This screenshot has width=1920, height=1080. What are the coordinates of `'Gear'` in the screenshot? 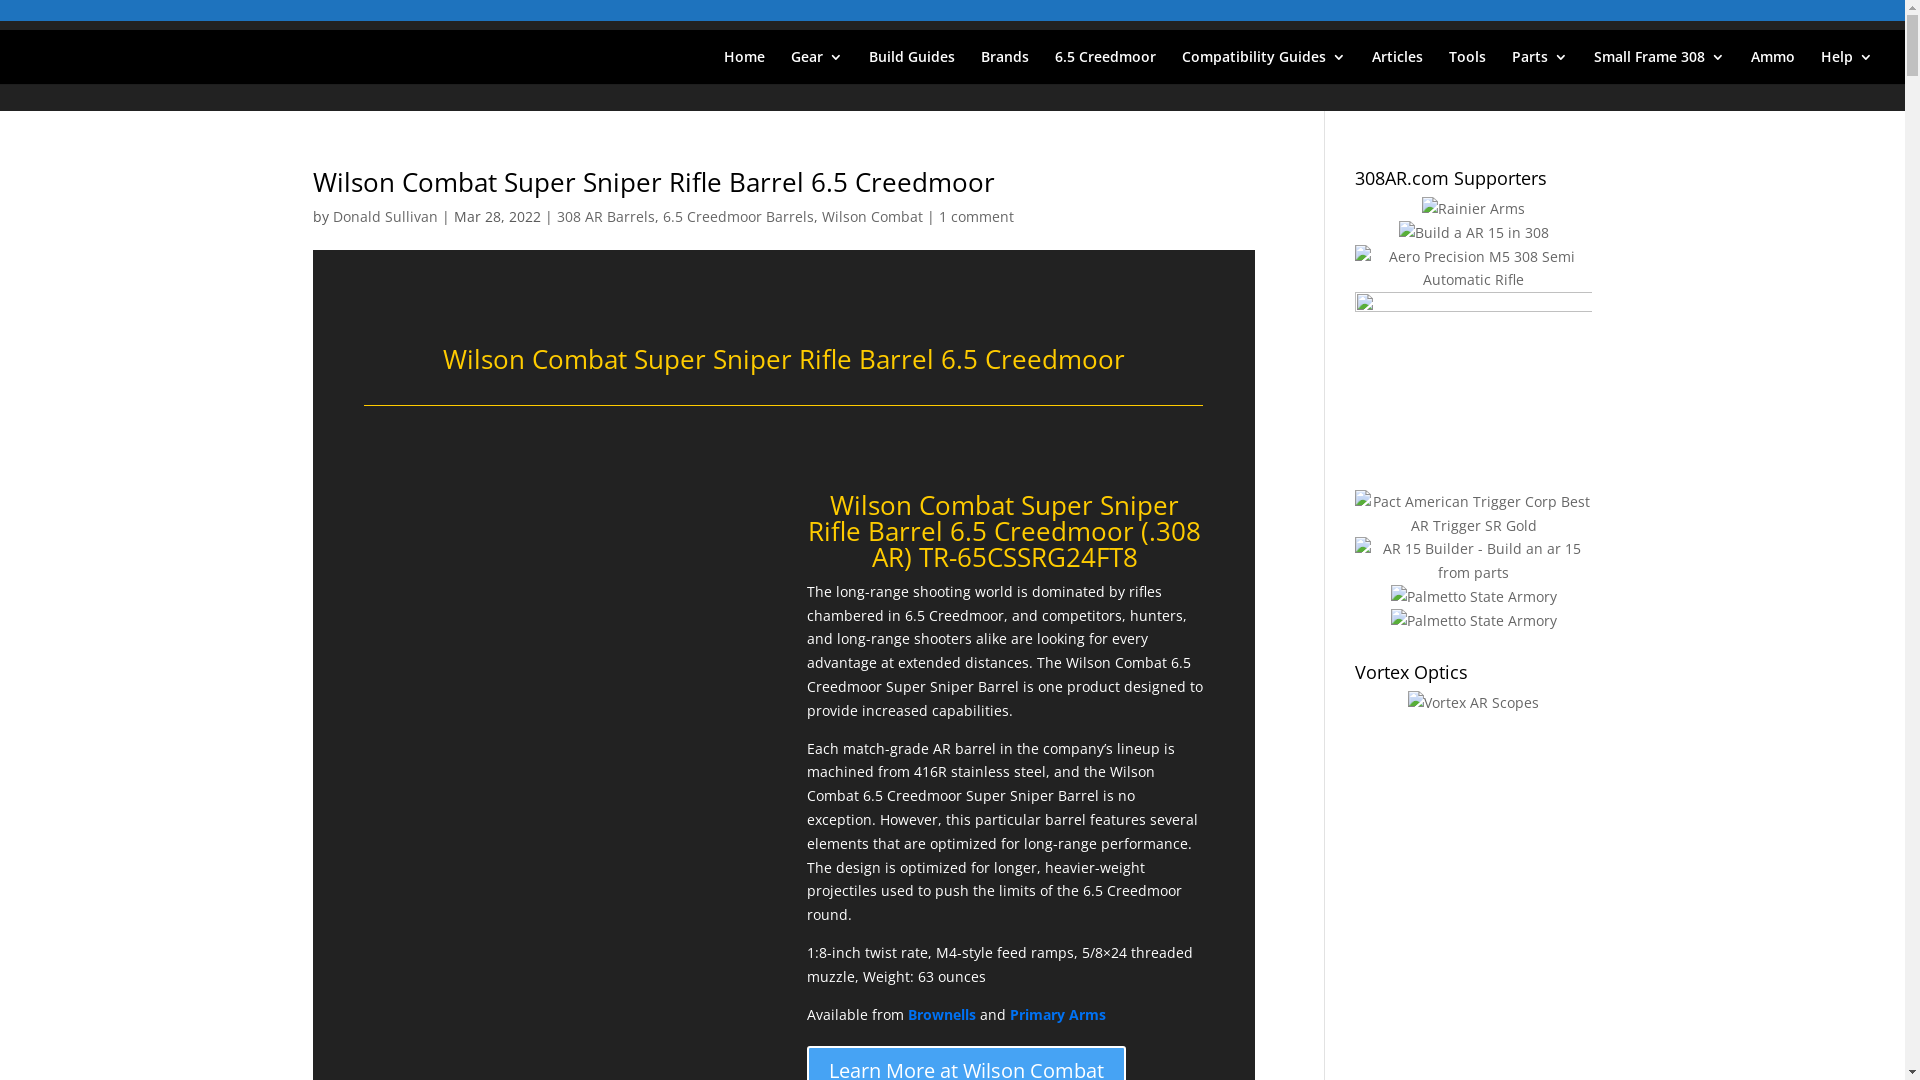 It's located at (816, 65).